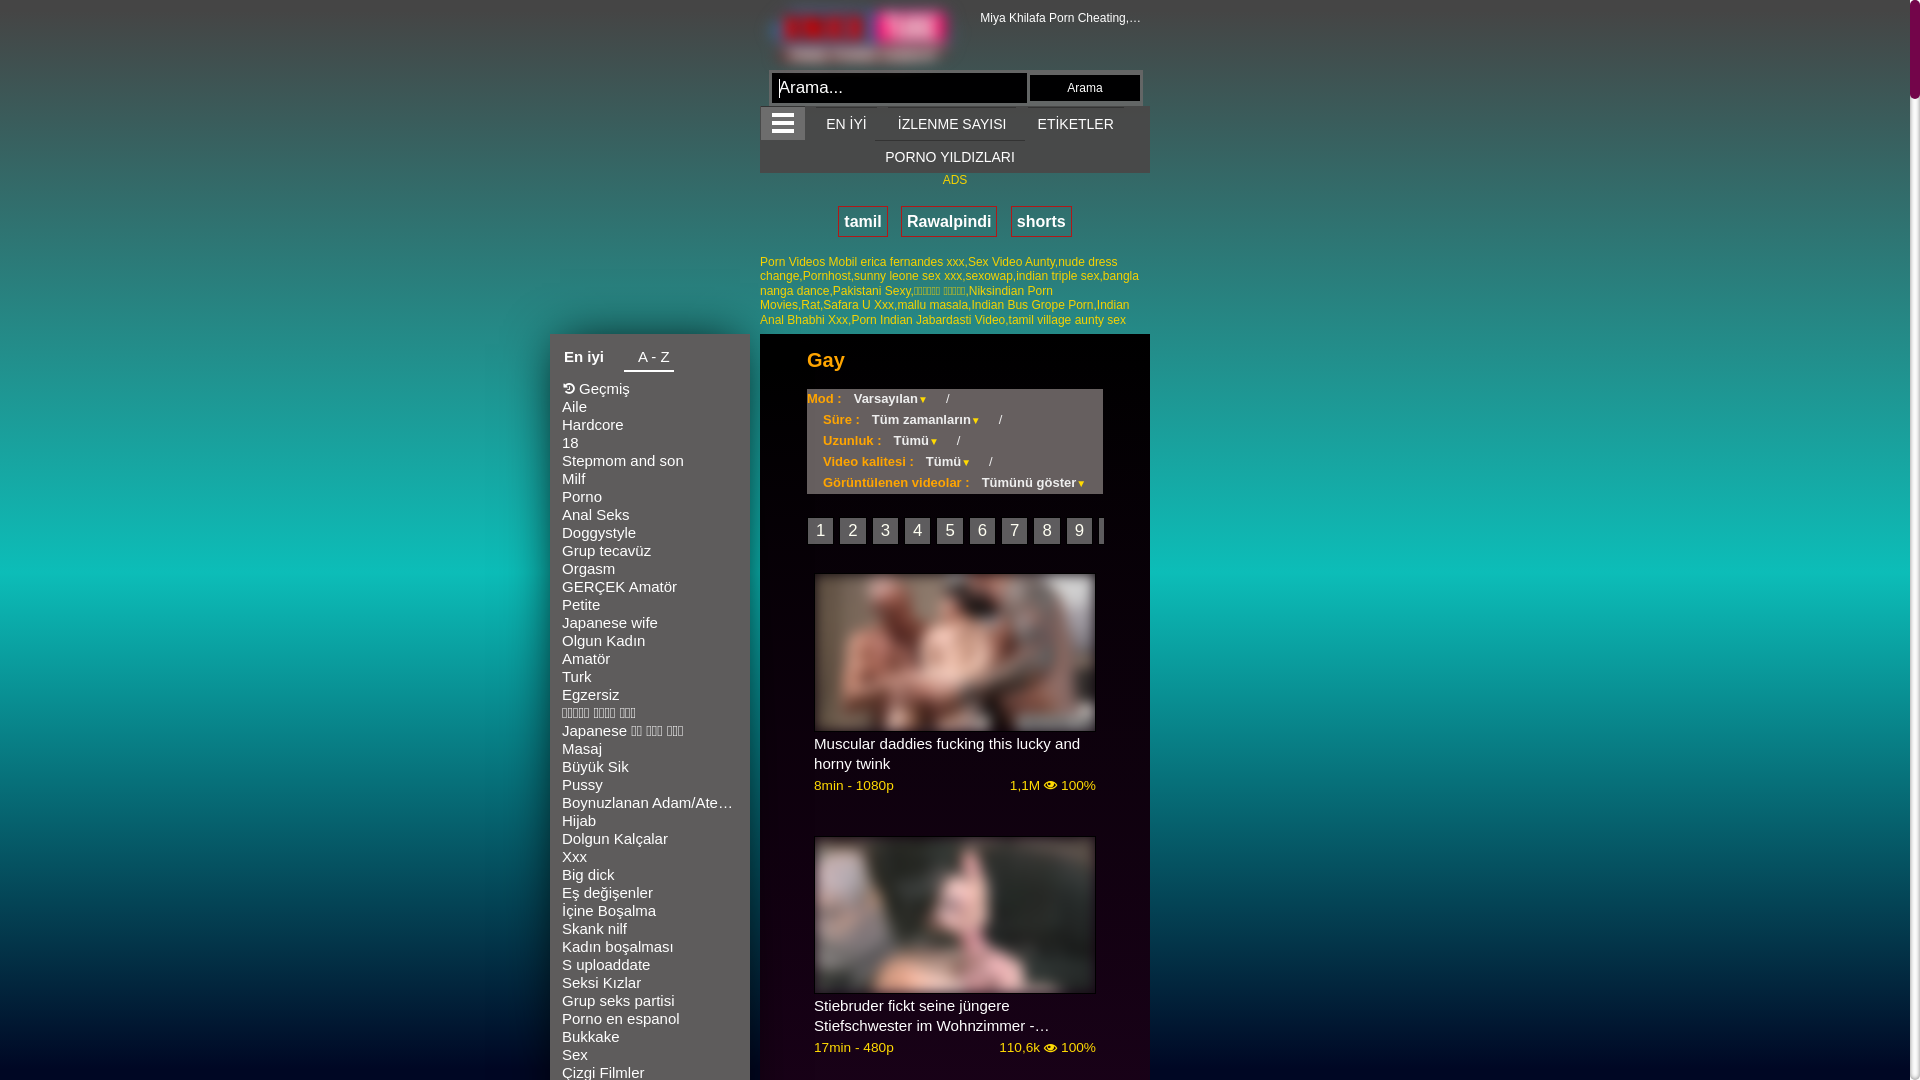 This screenshot has height=1080, width=1920. What do you see at coordinates (649, 531) in the screenshot?
I see `'Doggystyle'` at bounding box center [649, 531].